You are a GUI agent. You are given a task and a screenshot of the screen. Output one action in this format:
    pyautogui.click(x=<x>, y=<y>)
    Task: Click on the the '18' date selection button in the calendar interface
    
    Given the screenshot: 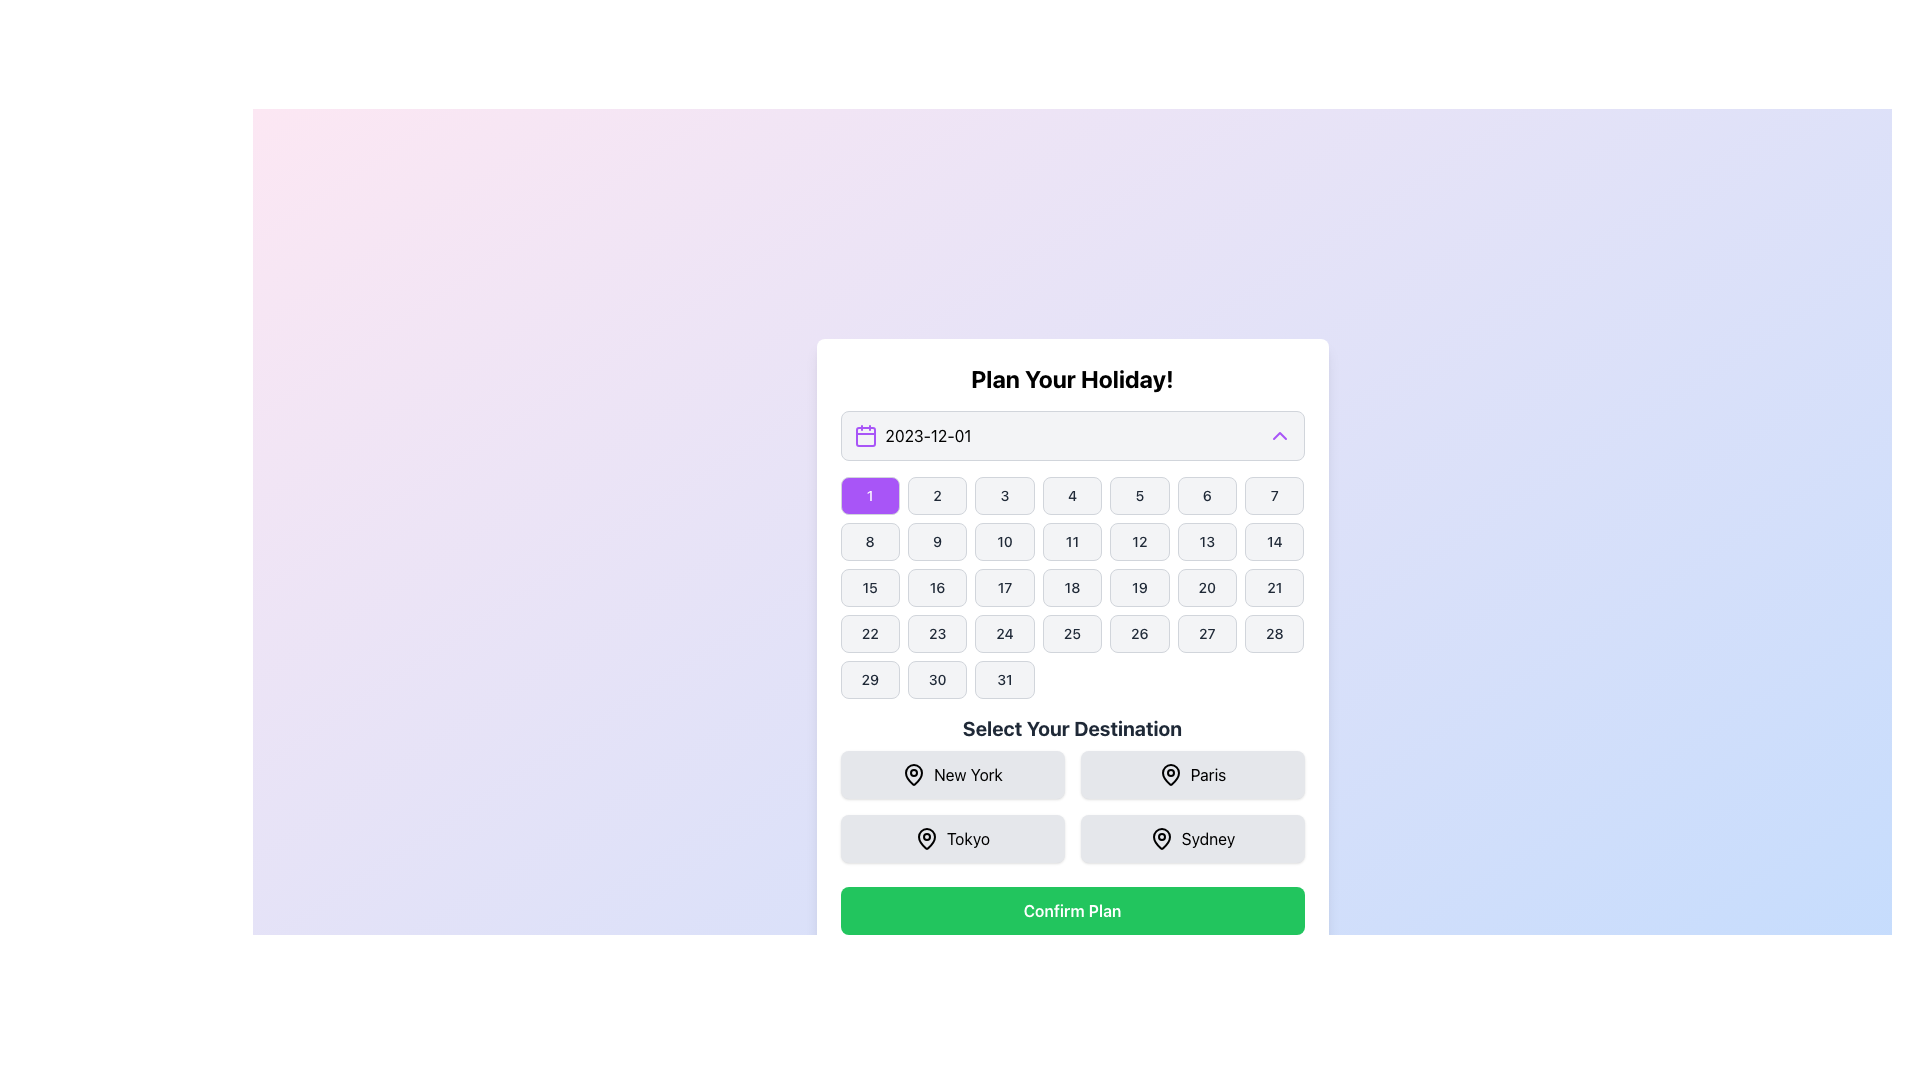 What is the action you would take?
    pyautogui.click(x=1071, y=586)
    